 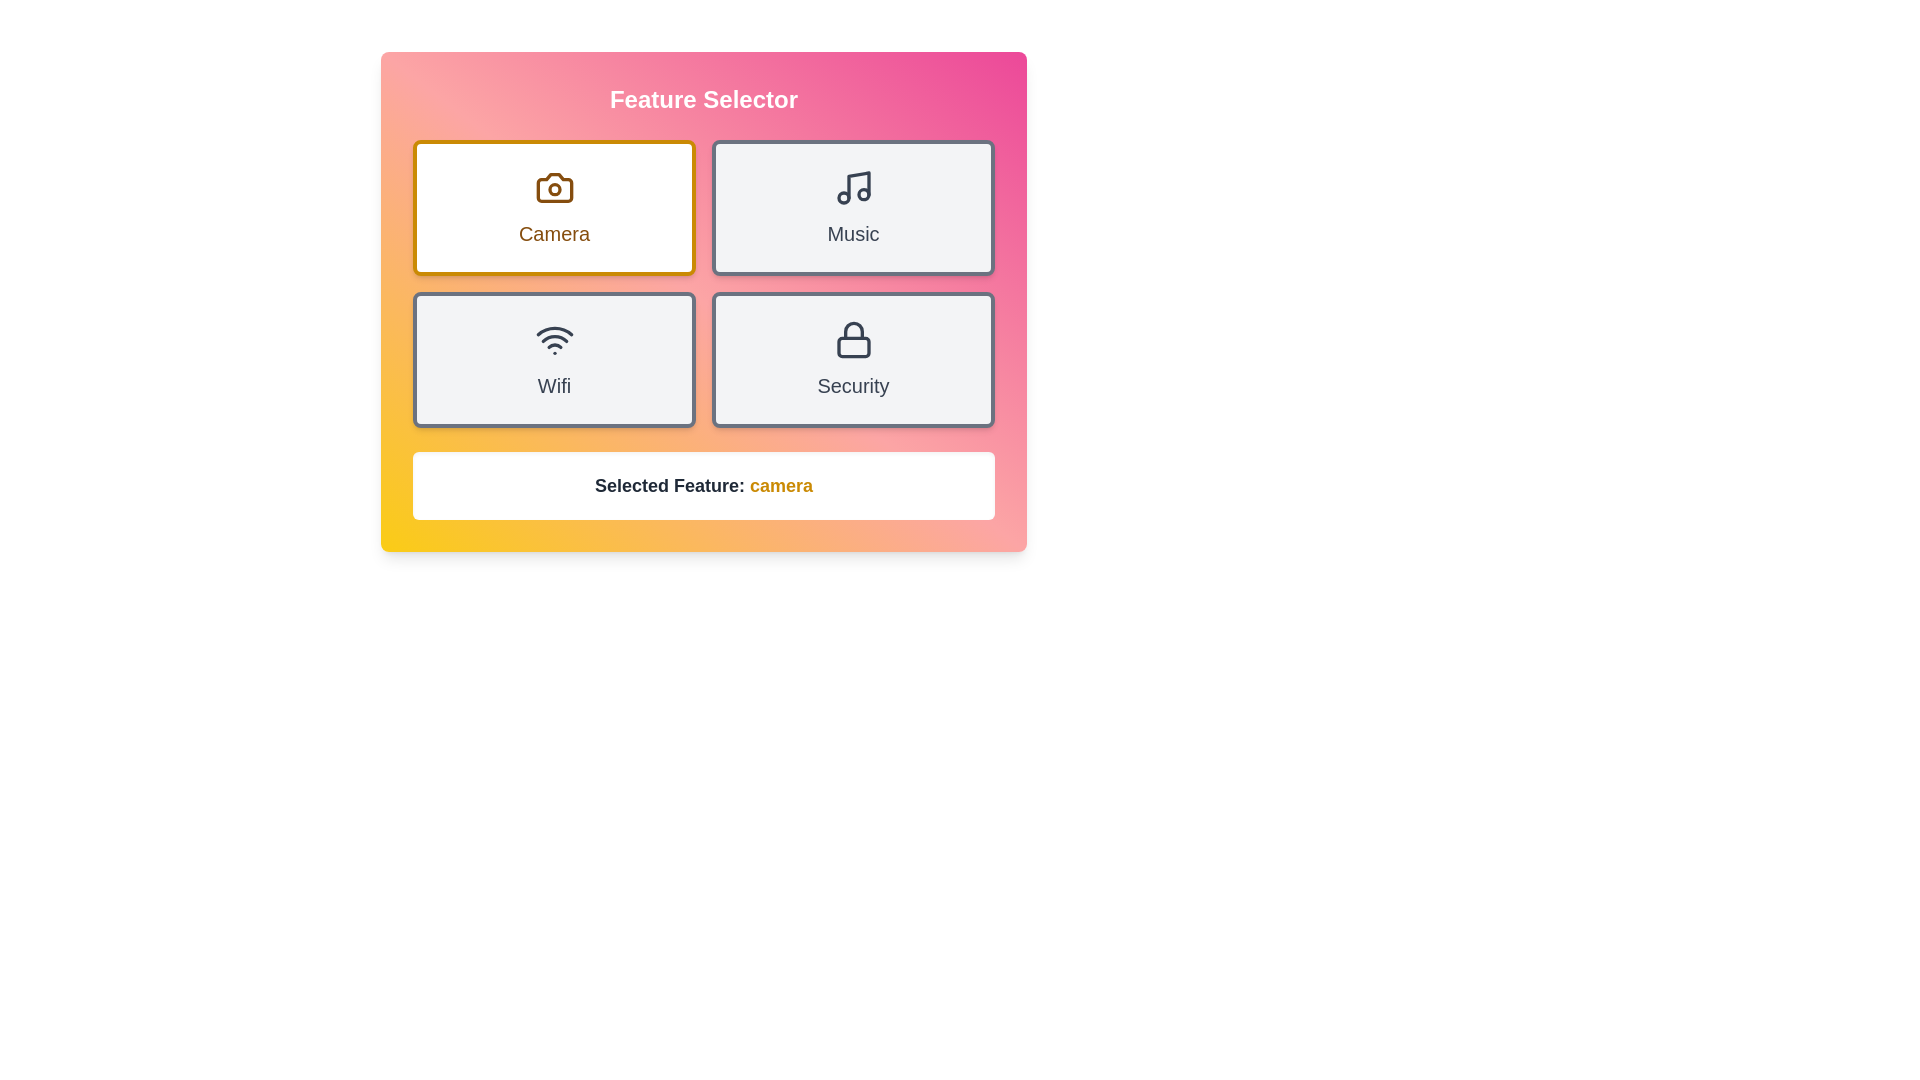 What do you see at coordinates (554, 338) in the screenshot?
I see `the second arc of the WiFi signal icon, which is part of the button labeled 'Wifi' located in the lower-left quadrant of the feature selector panel` at bounding box center [554, 338].